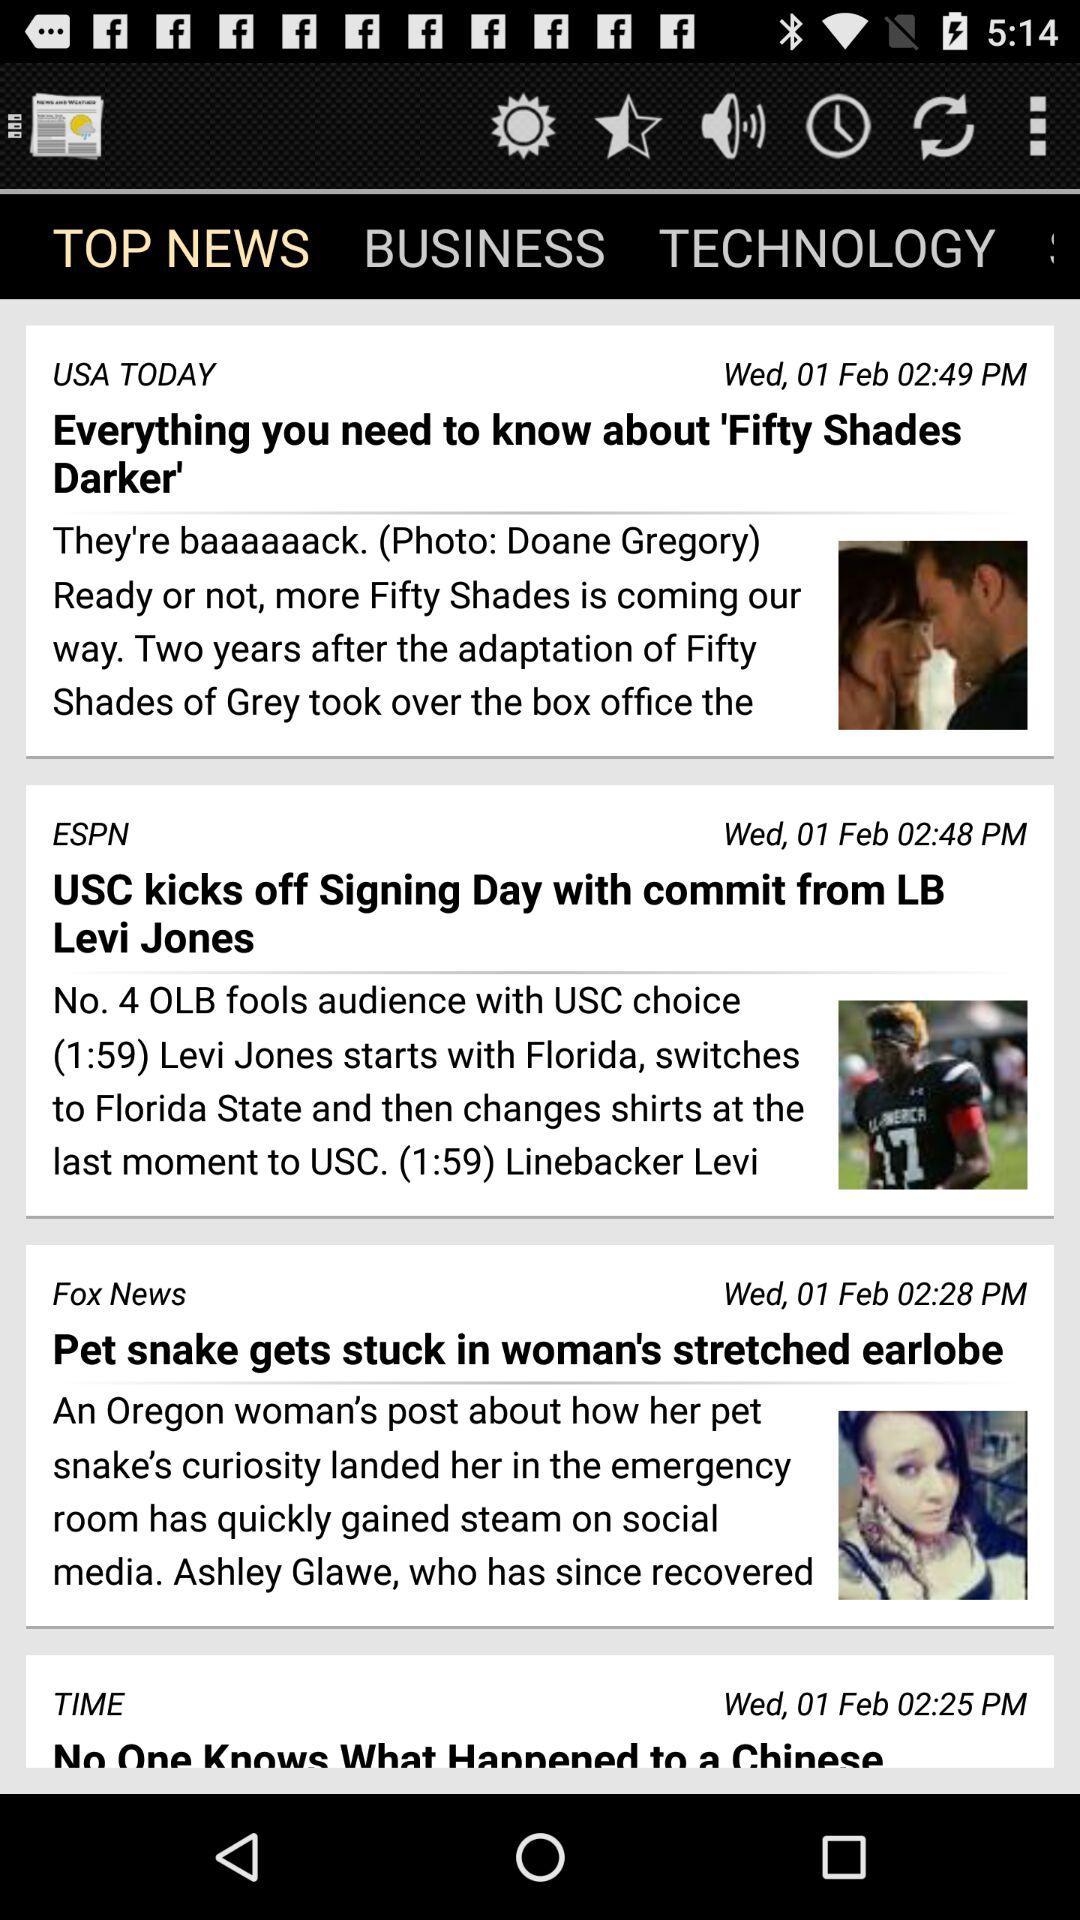 The image size is (1080, 1920). Describe the element at coordinates (943, 124) in the screenshot. I see `refresh` at that location.